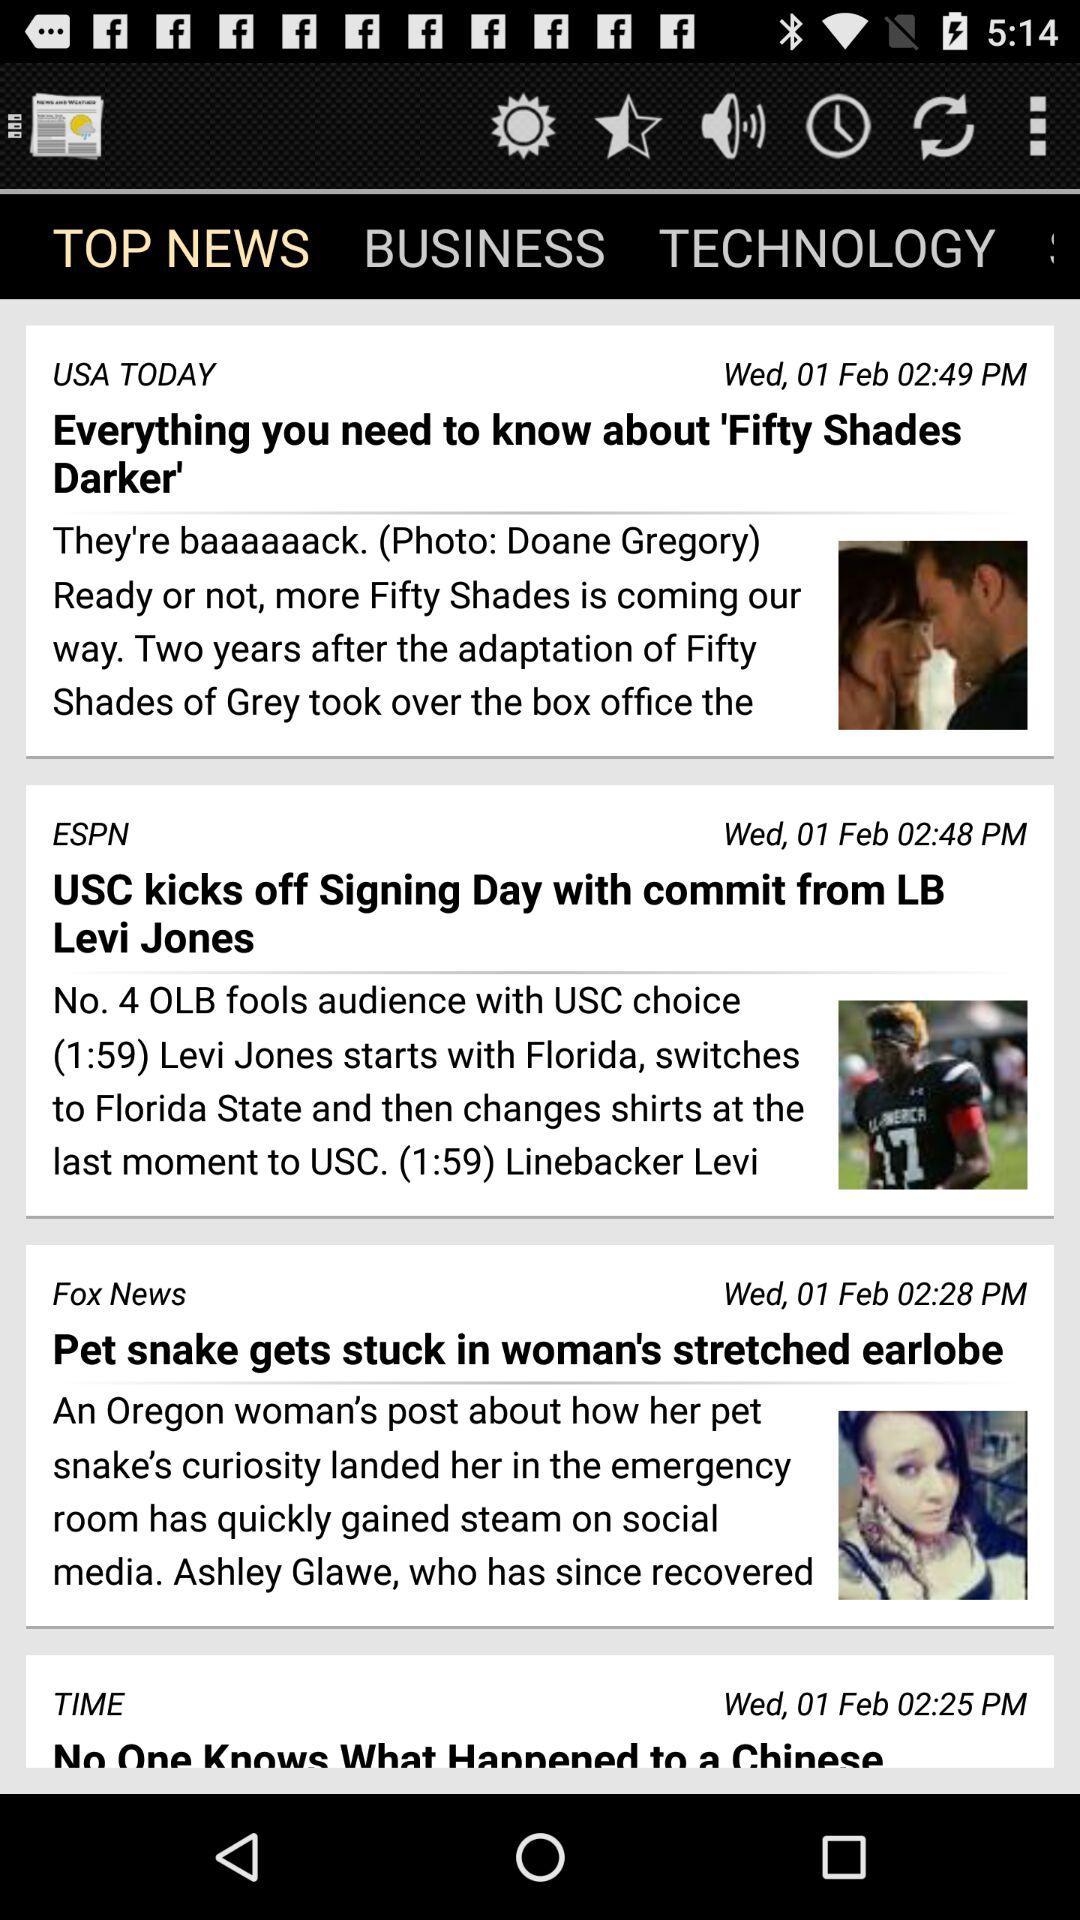 The image size is (1080, 1920). Describe the element at coordinates (943, 124) in the screenshot. I see `refresh` at that location.